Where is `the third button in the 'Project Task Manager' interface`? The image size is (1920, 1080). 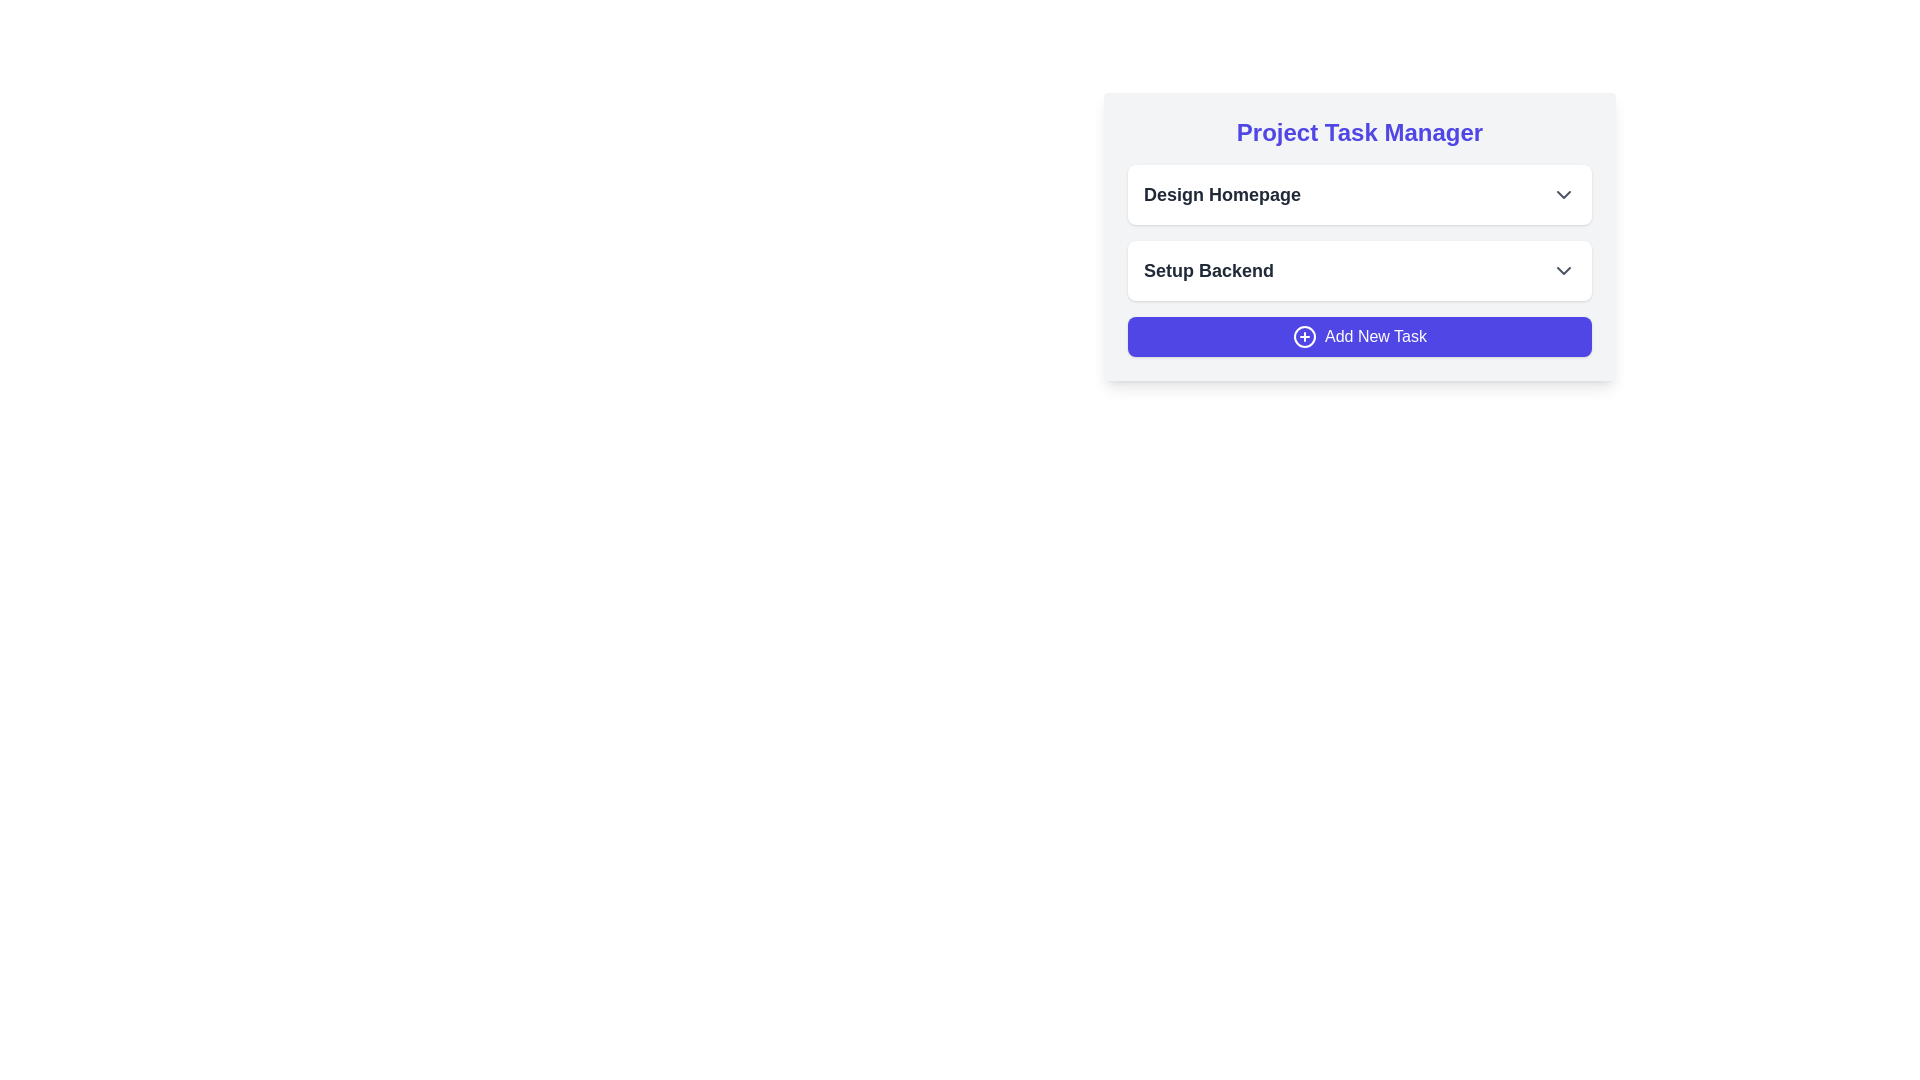 the third button in the 'Project Task Manager' interface is located at coordinates (1359, 335).